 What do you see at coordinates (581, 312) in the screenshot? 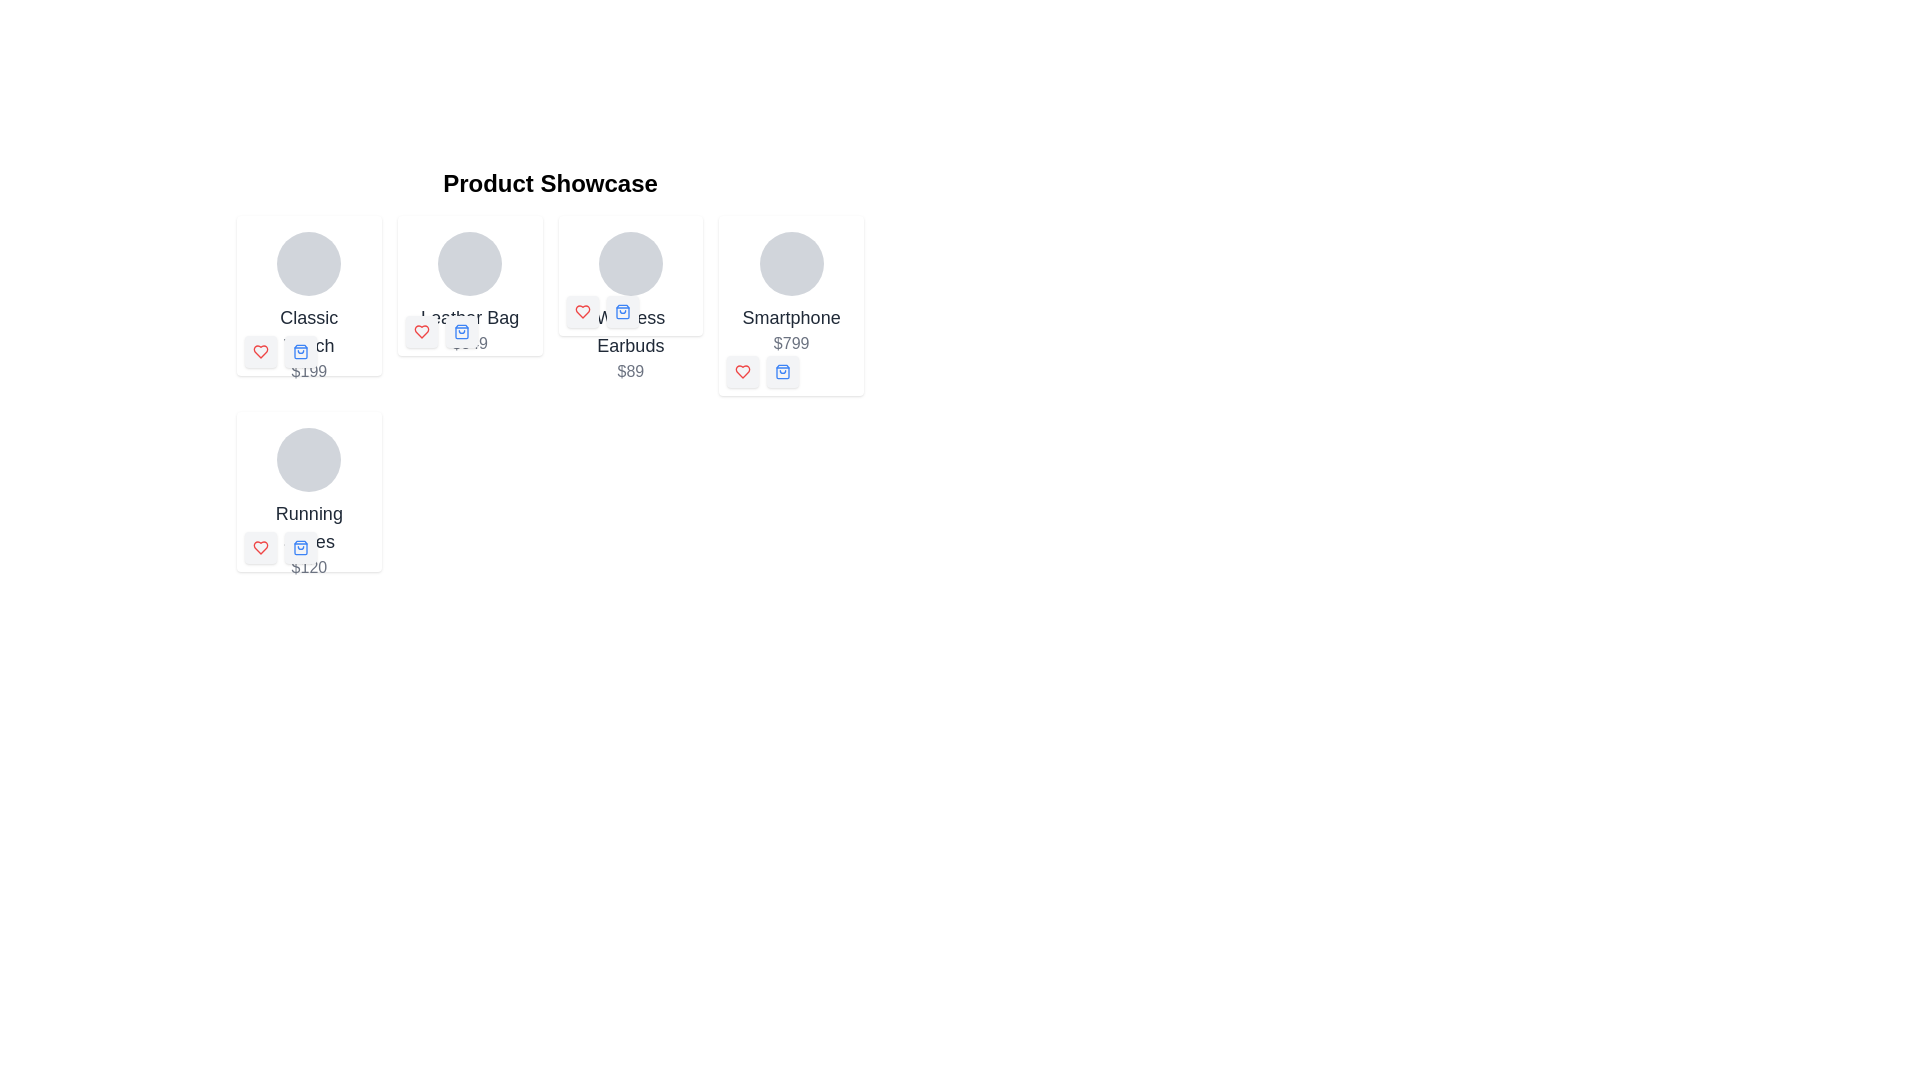
I see `the heart-shaped icon outlined in red to favorite the item, located in the third product card from the left on the top row, directly below the image placeholder` at bounding box center [581, 312].